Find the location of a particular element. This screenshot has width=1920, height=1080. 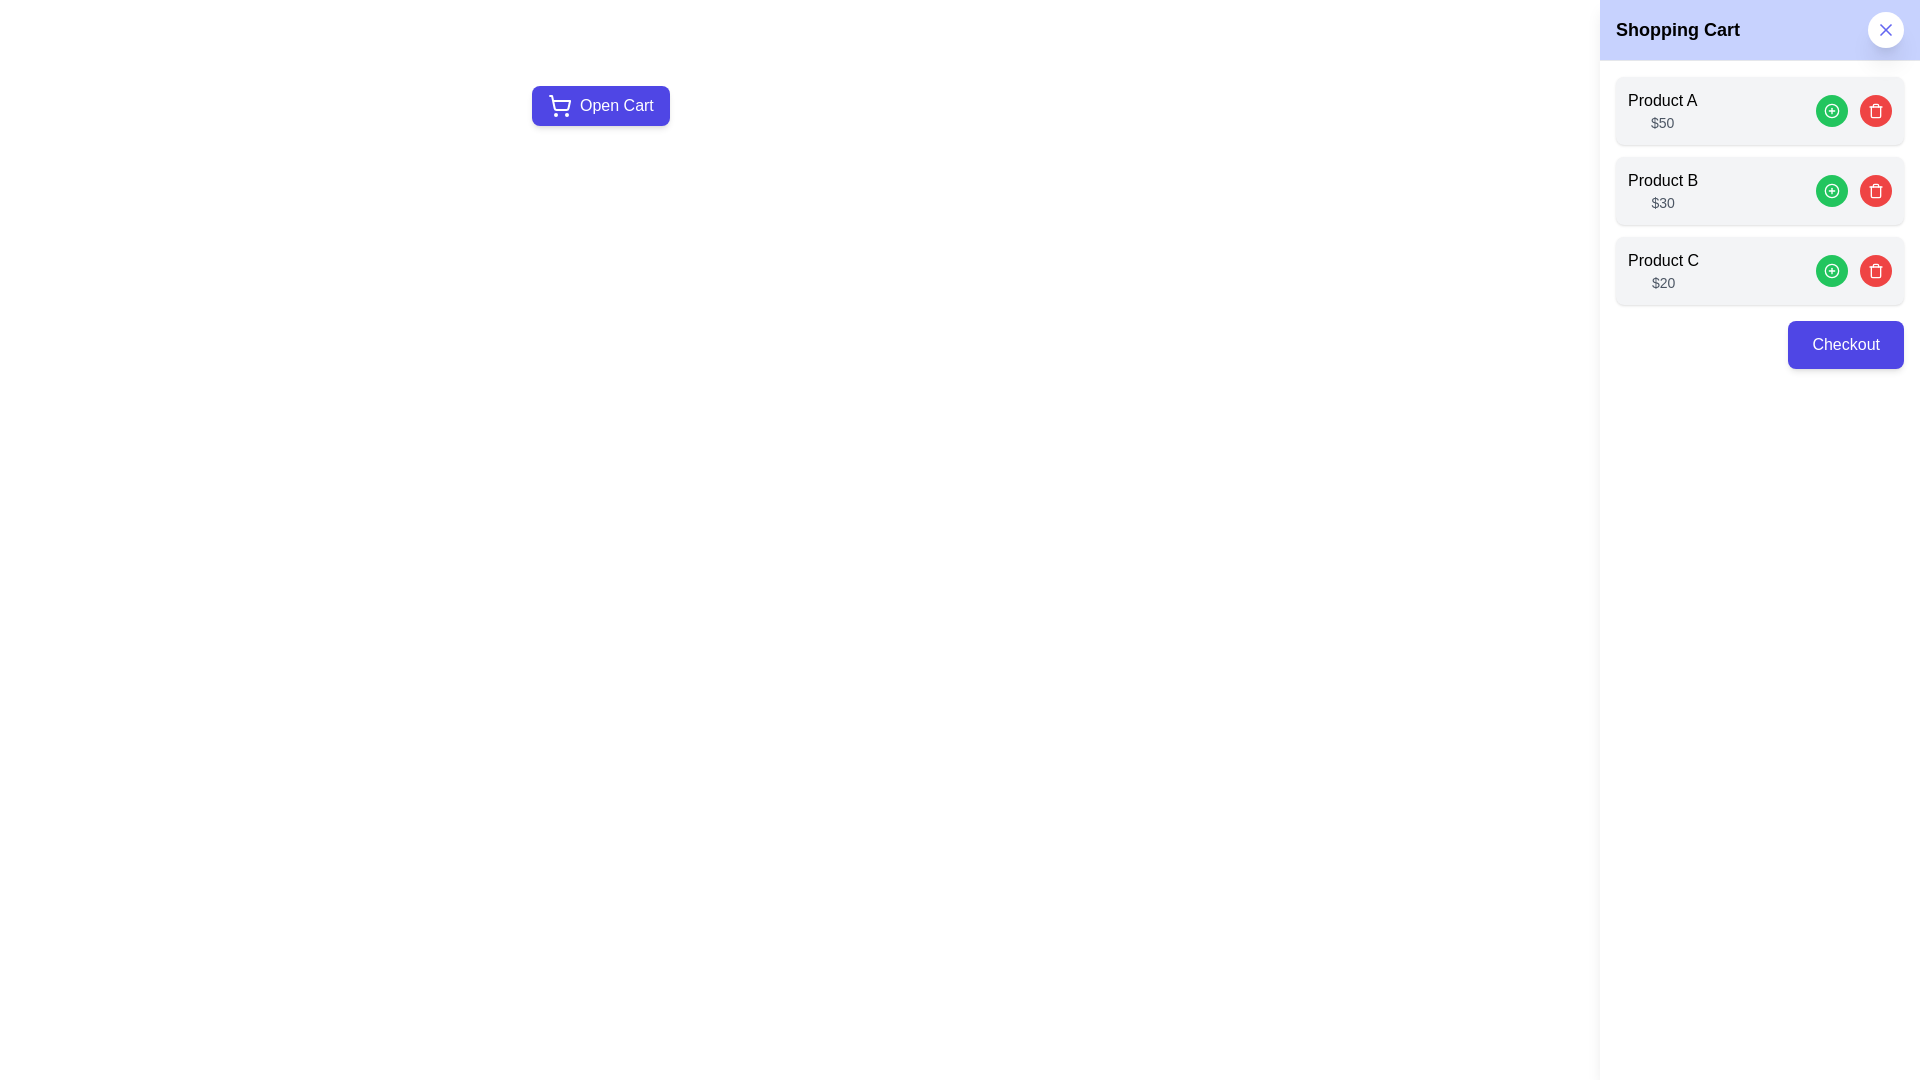

the red 'Trash' button for the product identified by its name Product A is located at coordinates (1875, 111).